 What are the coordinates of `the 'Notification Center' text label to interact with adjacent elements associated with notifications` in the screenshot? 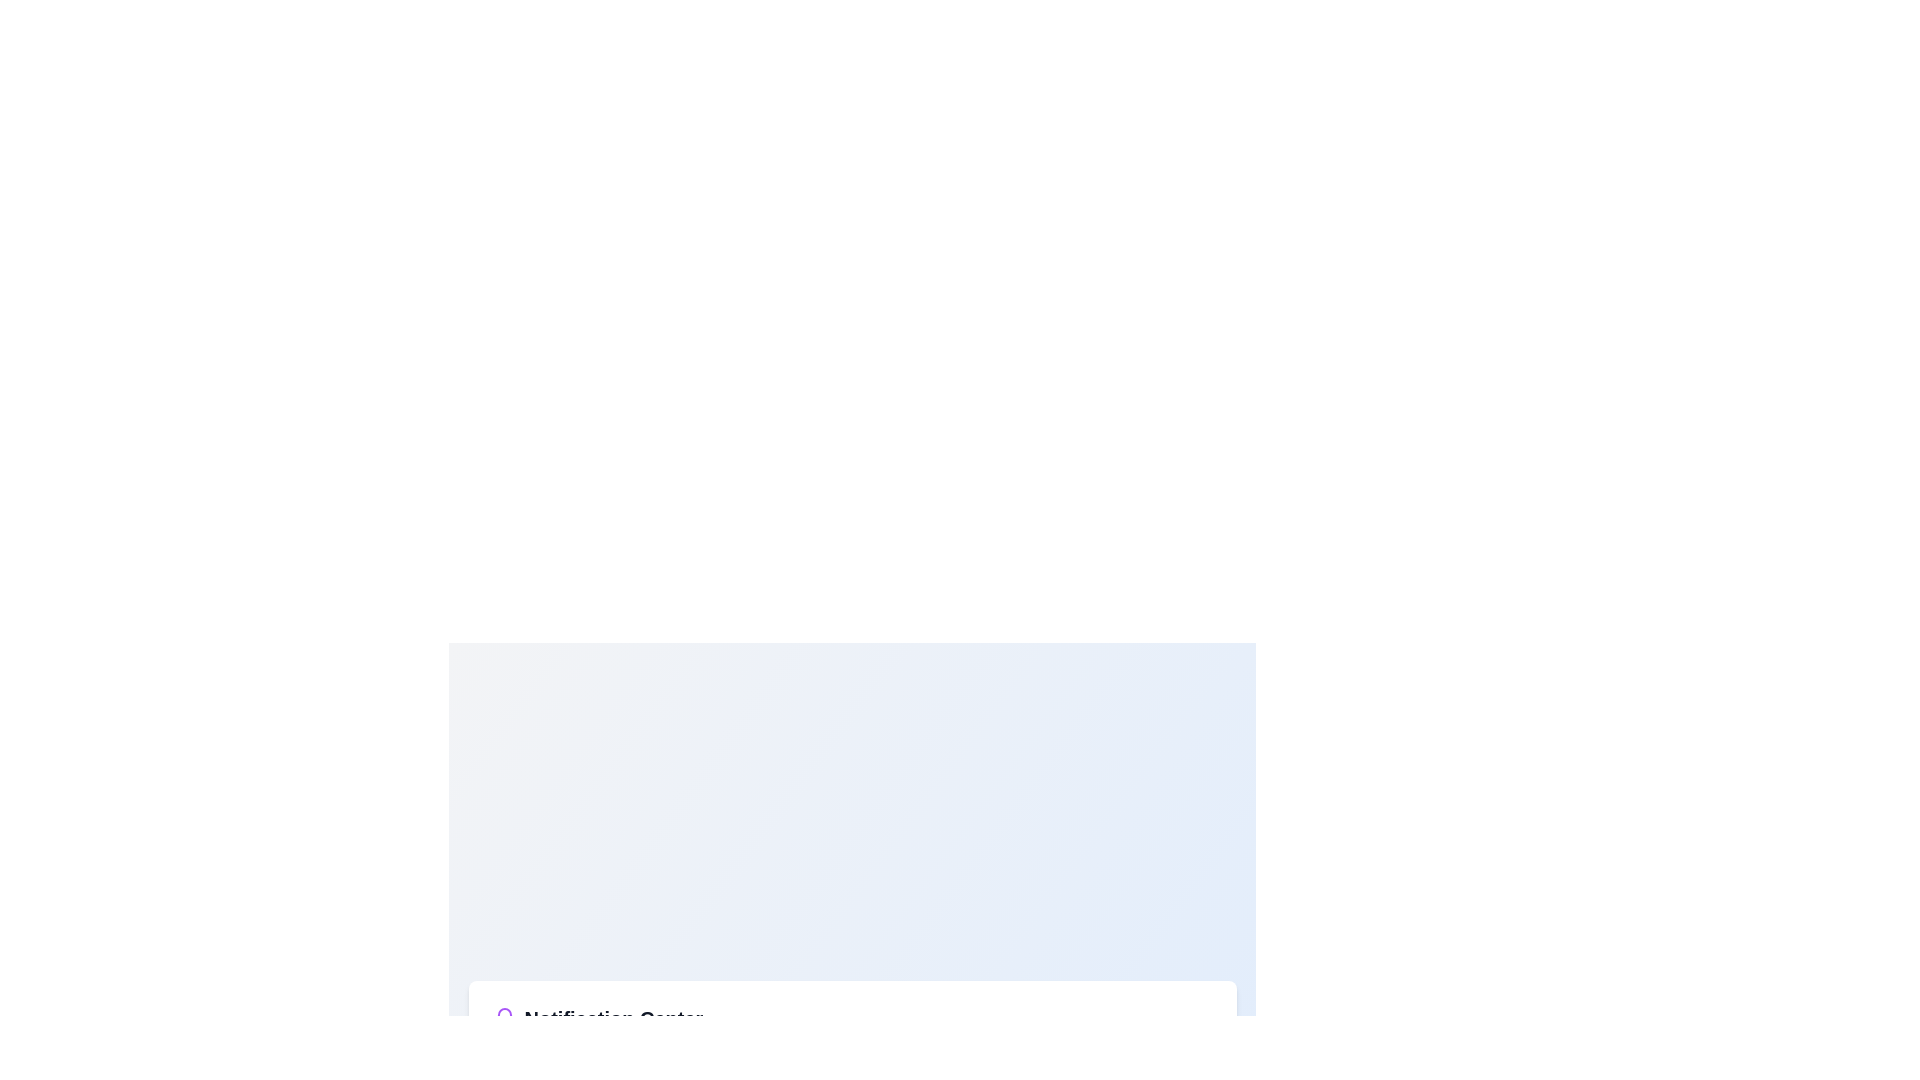 It's located at (613, 1018).